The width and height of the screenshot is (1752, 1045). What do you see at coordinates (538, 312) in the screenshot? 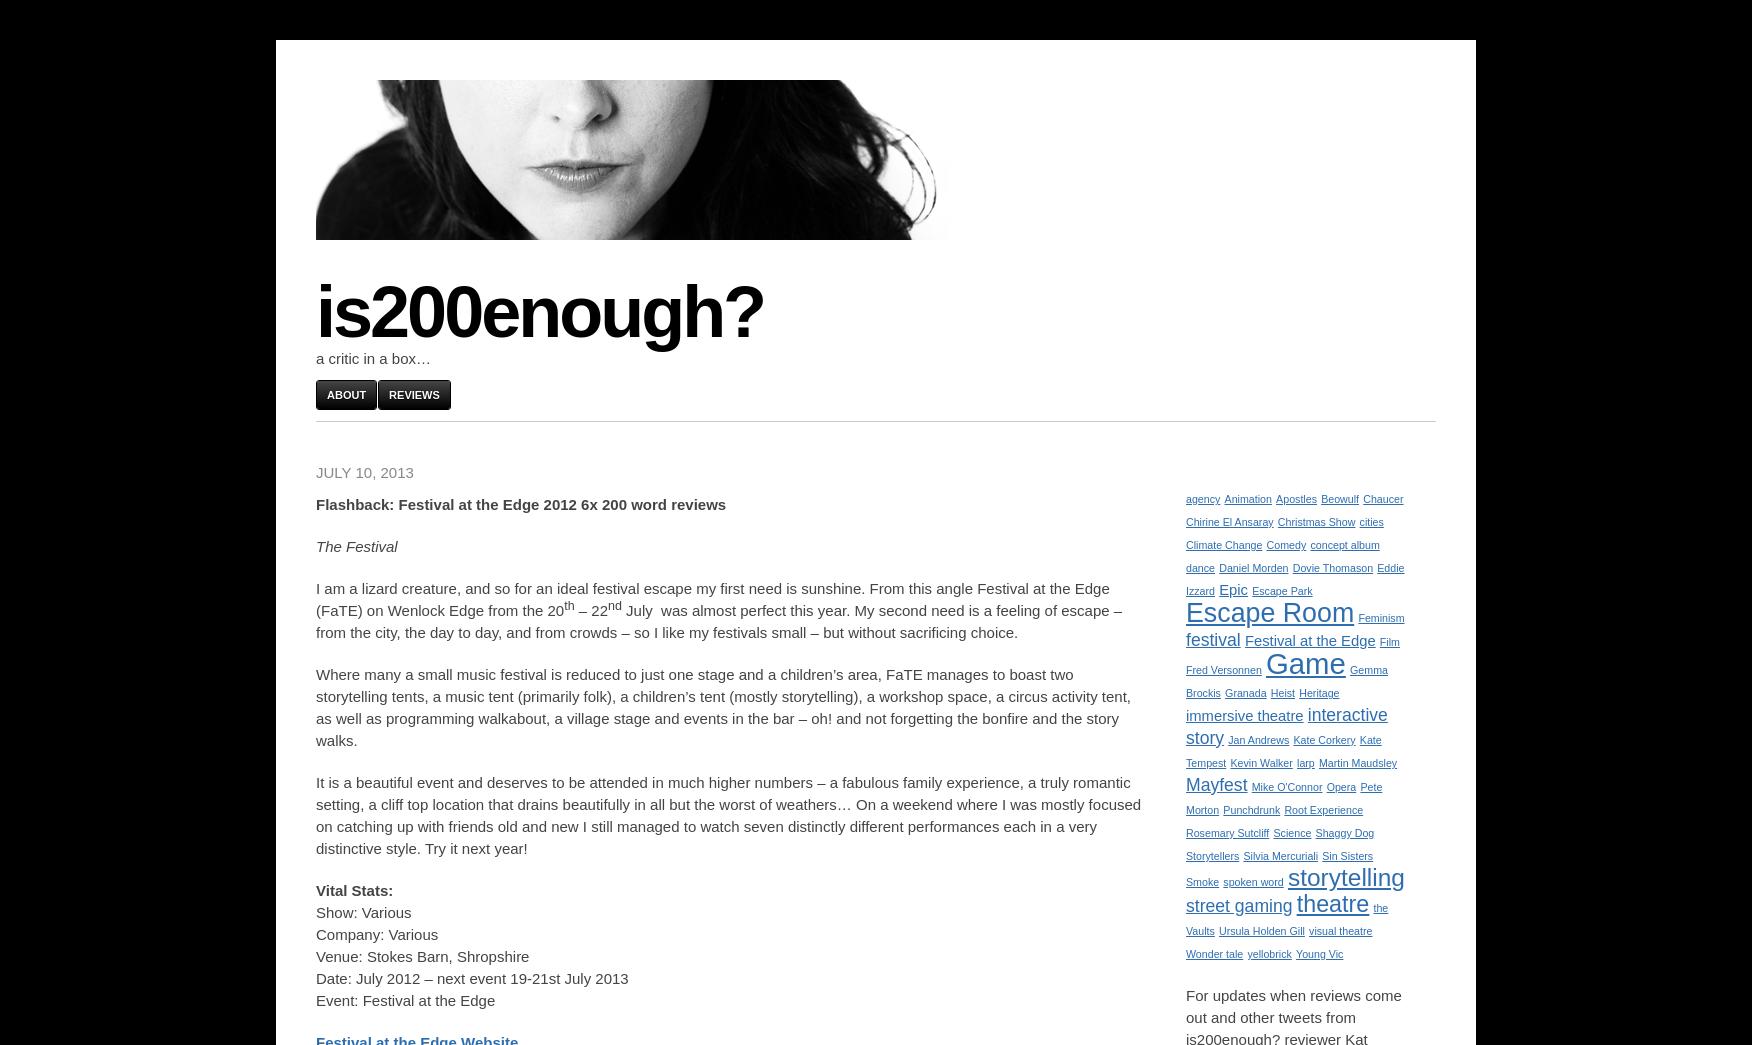
I see `'is200enough?'` at bounding box center [538, 312].